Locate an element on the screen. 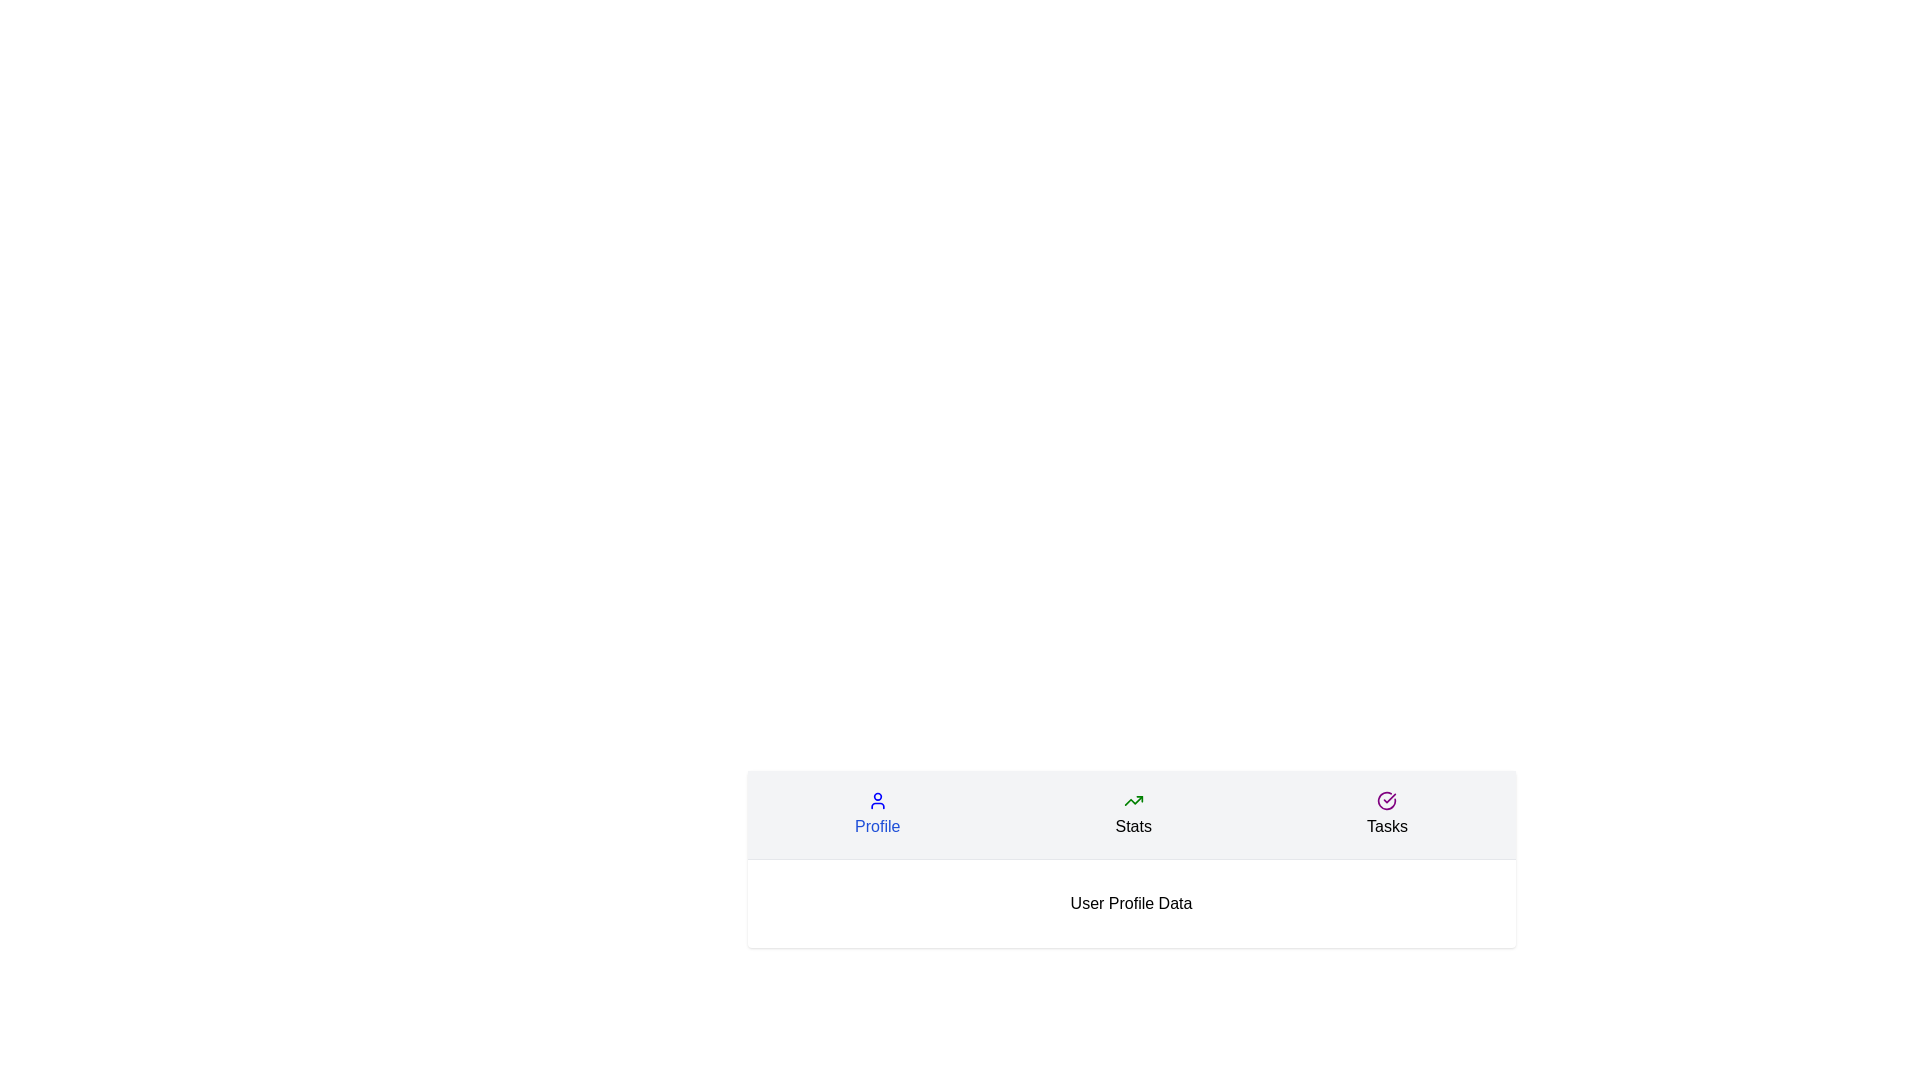 The height and width of the screenshot is (1080, 1920). the Stats tab by clicking on its respective button is located at coordinates (1133, 814).